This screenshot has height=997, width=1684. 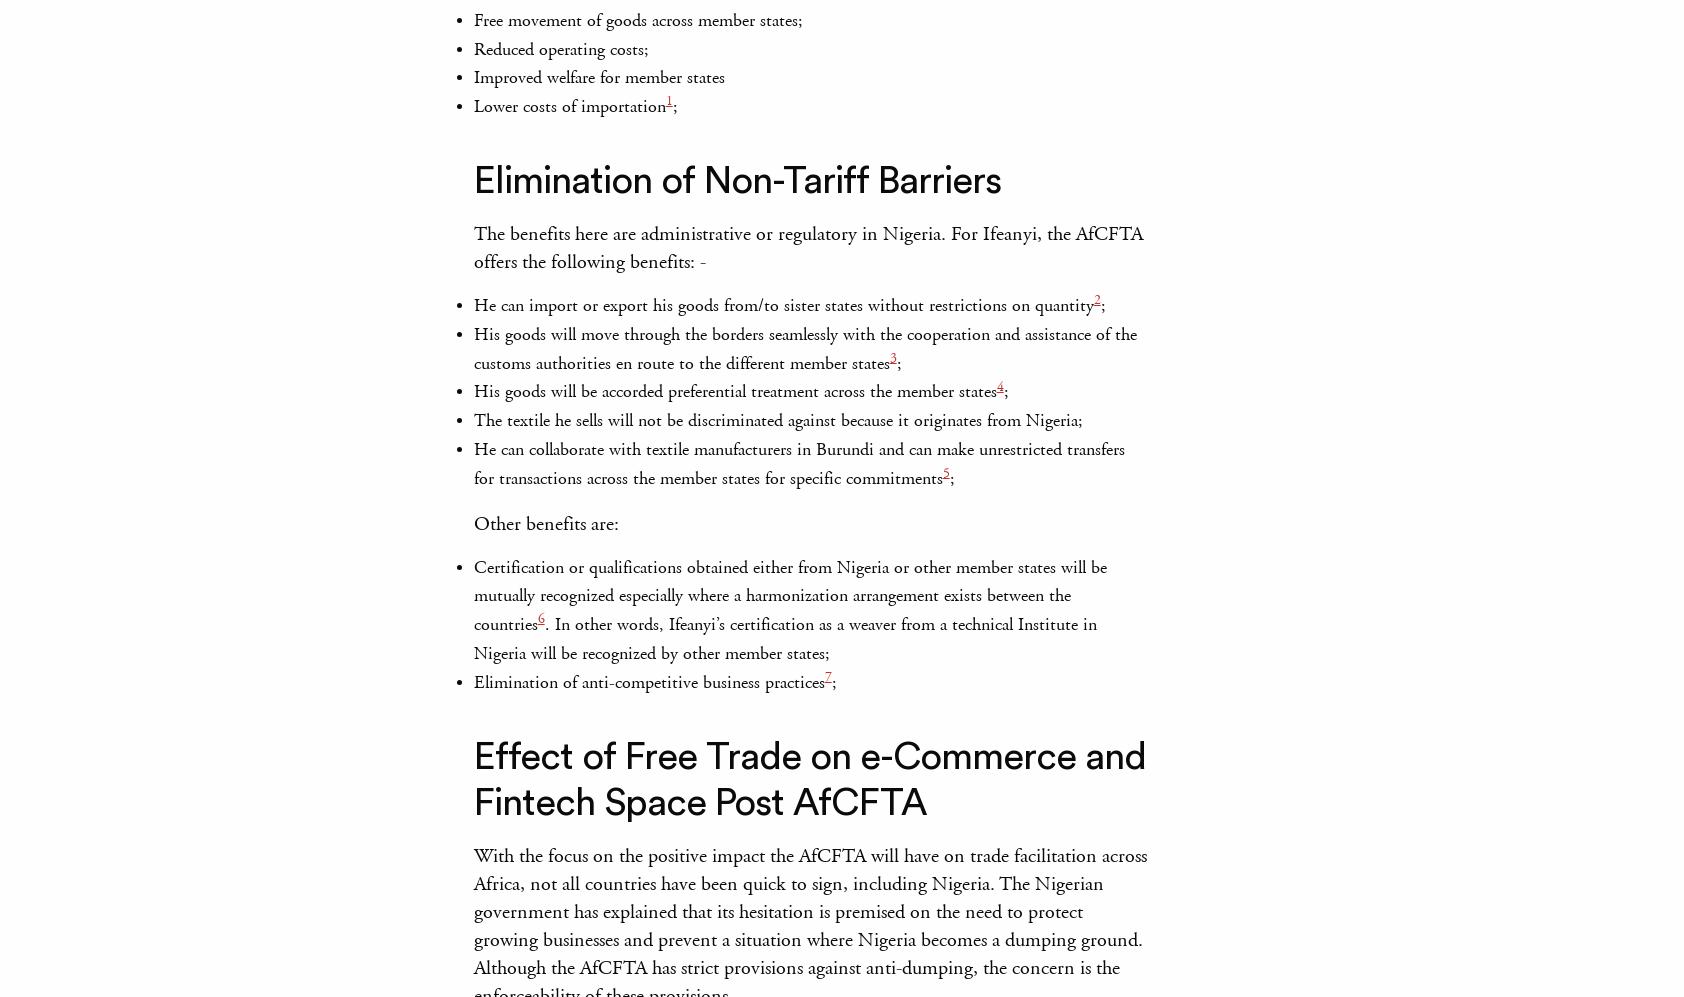 What do you see at coordinates (559, 47) in the screenshot?
I see `'Reduced operating costs;'` at bounding box center [559, 47].